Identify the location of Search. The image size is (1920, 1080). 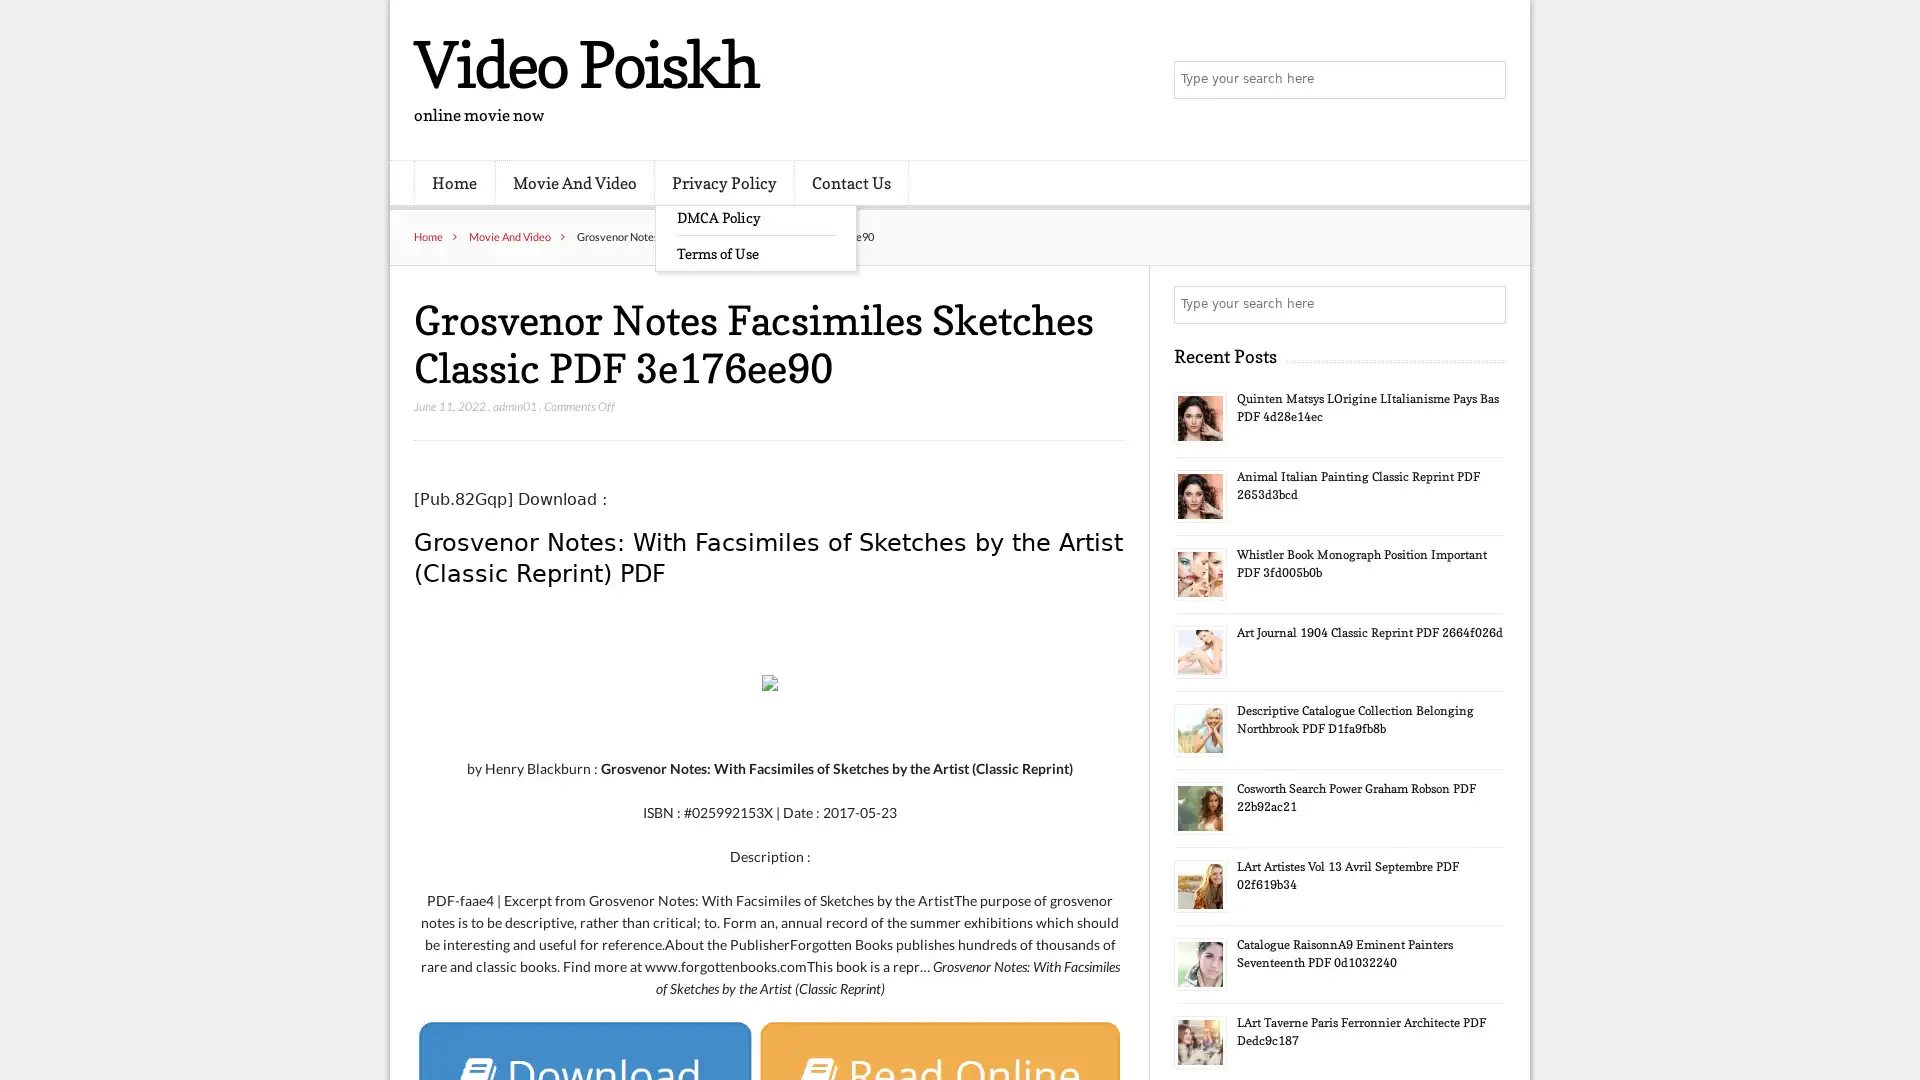
(1485, 304).